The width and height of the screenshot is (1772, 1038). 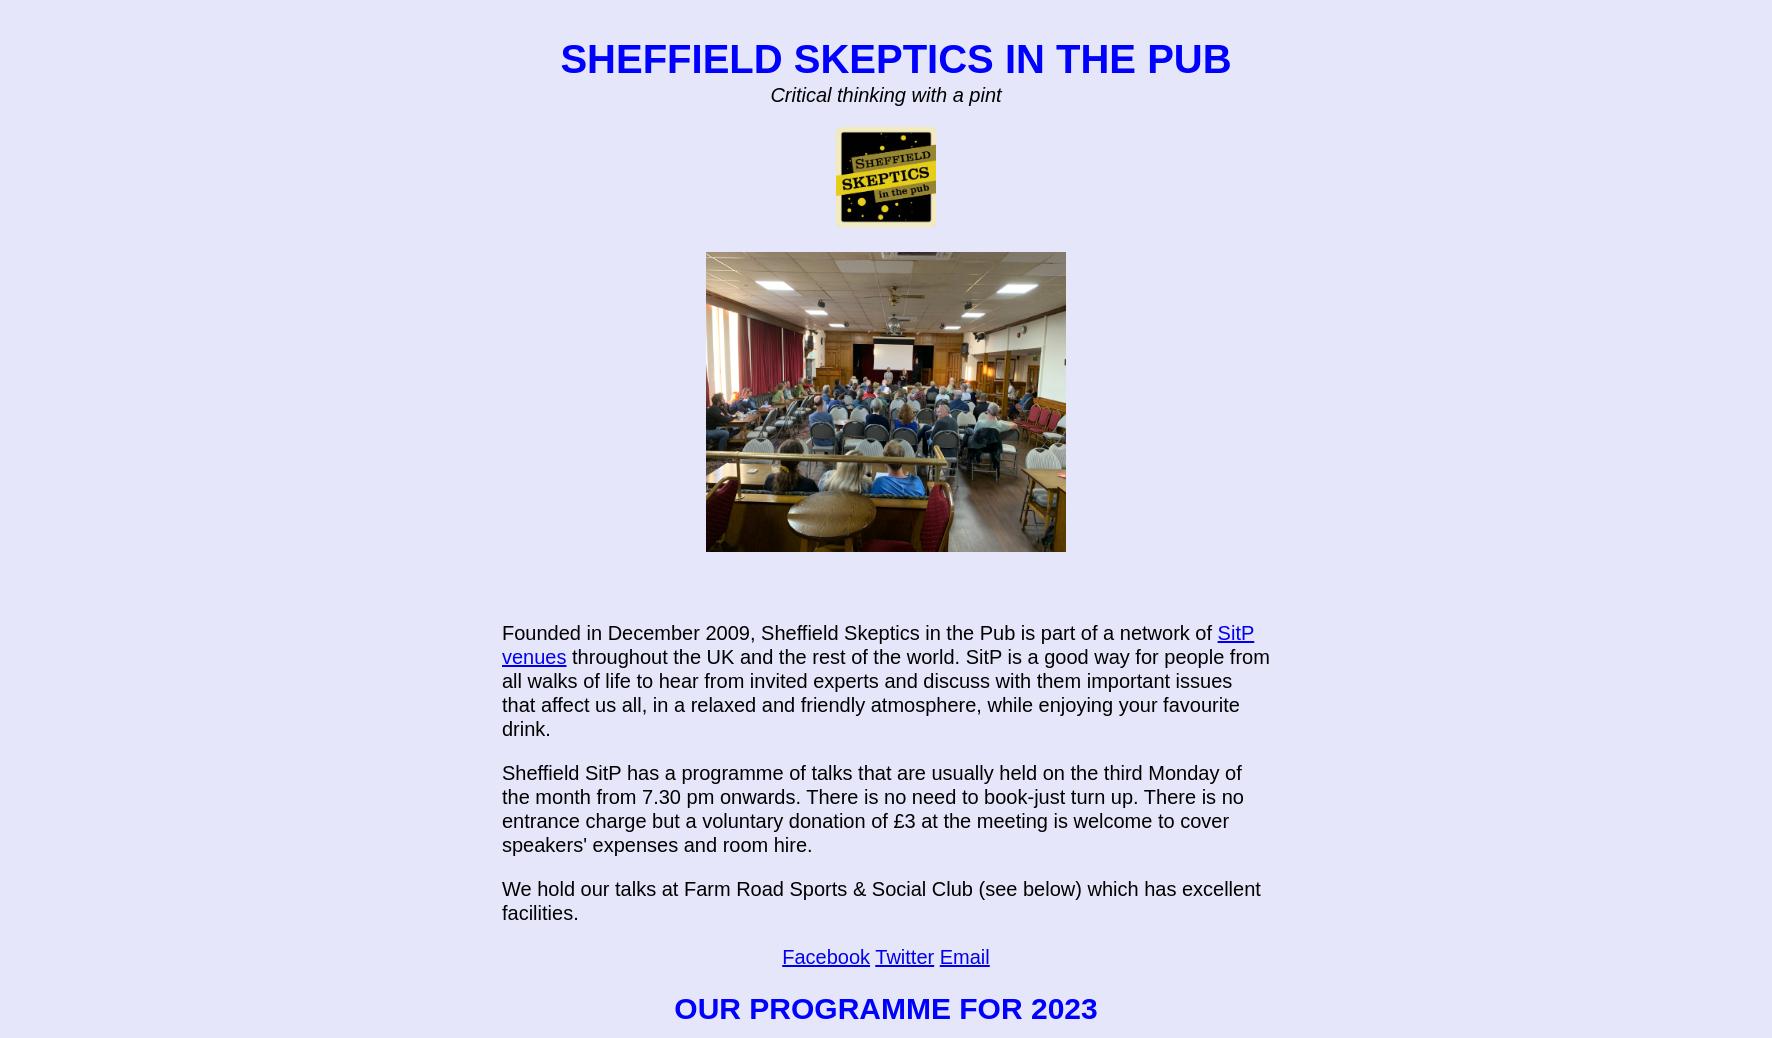 I want to click on 'OUR PROGRAMME FOR 2023', so click(x=885, y=1007).